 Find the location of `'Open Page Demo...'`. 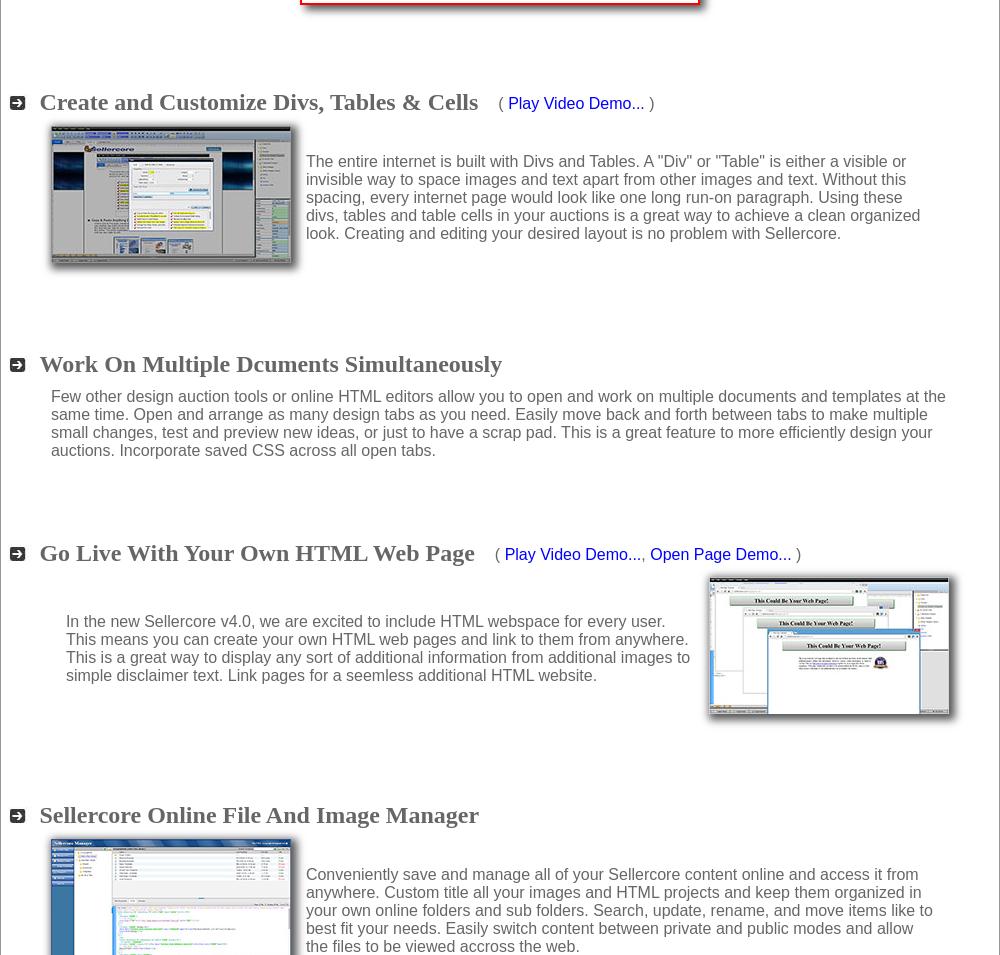

'Open Page Demo...' is located at coordinates (719, 553).